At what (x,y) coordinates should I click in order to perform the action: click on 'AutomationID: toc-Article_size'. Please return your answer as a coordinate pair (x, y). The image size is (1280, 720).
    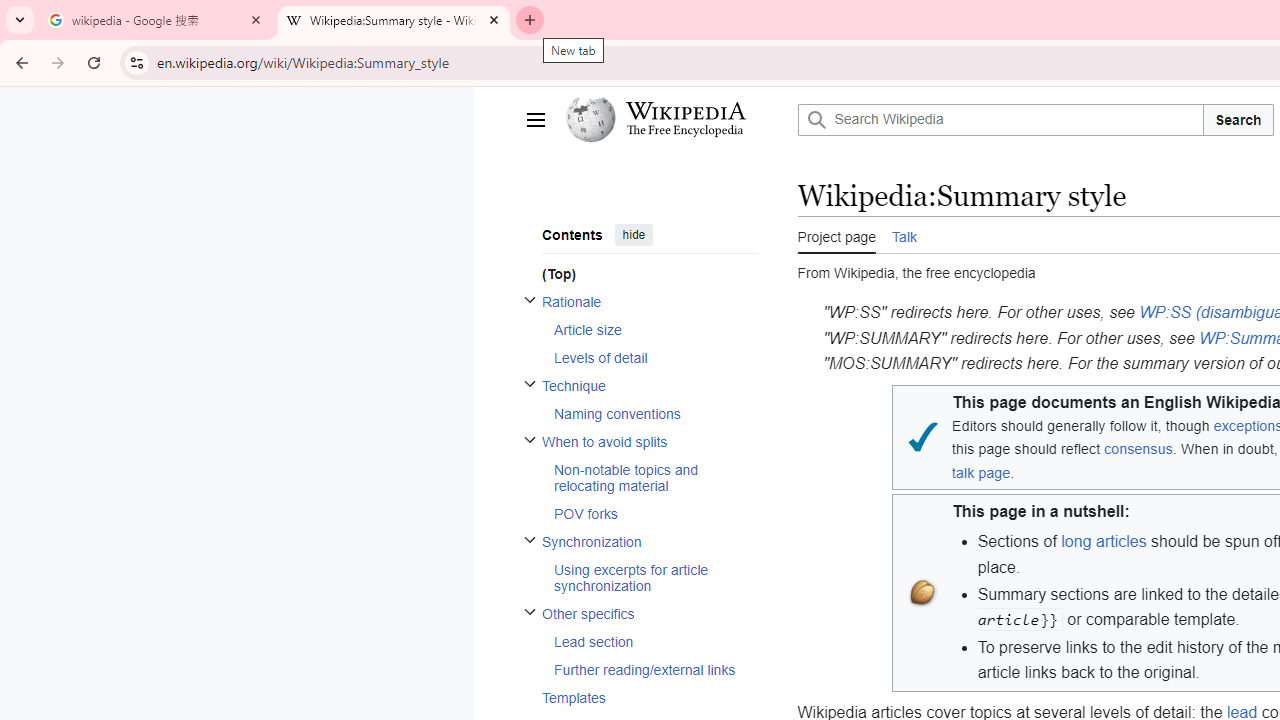
    Looking at the image, I should click on (649, 328).